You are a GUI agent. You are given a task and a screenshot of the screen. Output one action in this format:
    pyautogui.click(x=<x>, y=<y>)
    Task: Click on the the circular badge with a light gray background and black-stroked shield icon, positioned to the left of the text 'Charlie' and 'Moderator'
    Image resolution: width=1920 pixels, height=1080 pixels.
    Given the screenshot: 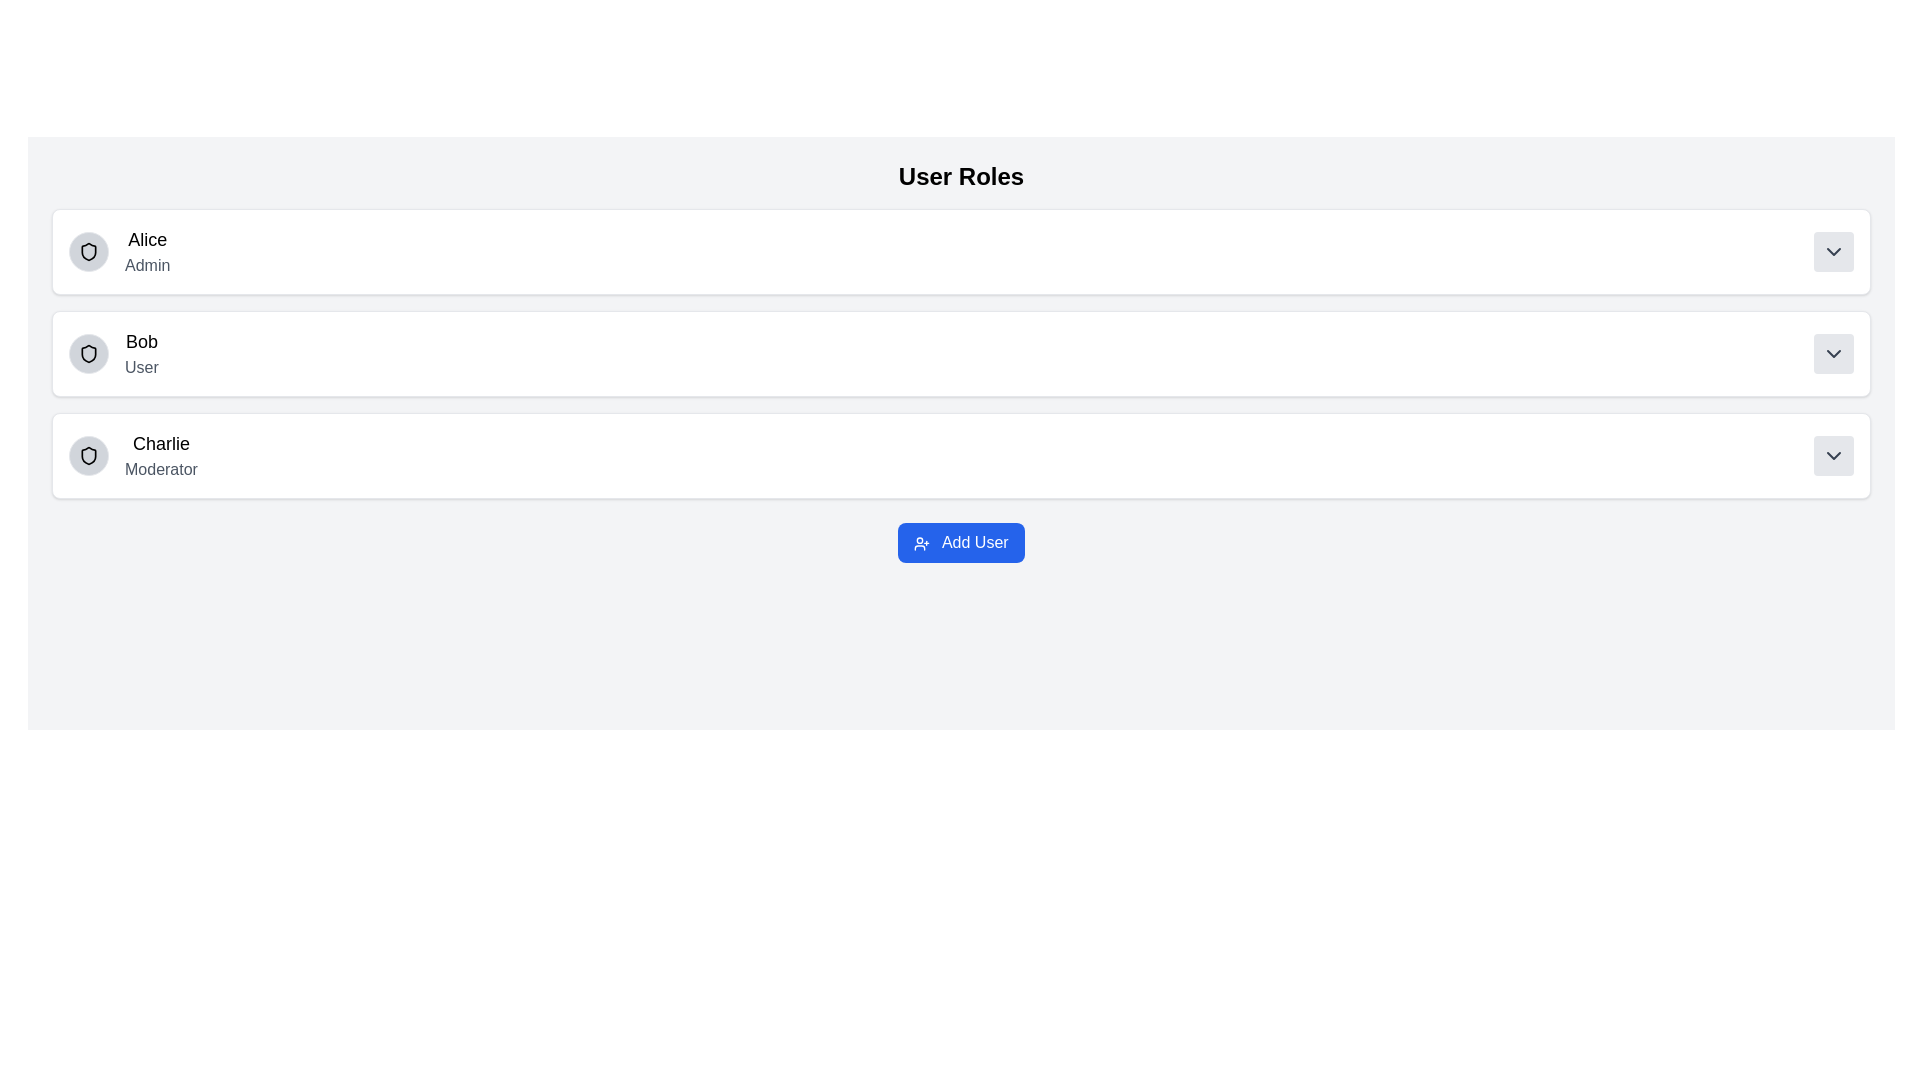 What is the action you would take?
    pyautogui.click(x=88, y=455)
    